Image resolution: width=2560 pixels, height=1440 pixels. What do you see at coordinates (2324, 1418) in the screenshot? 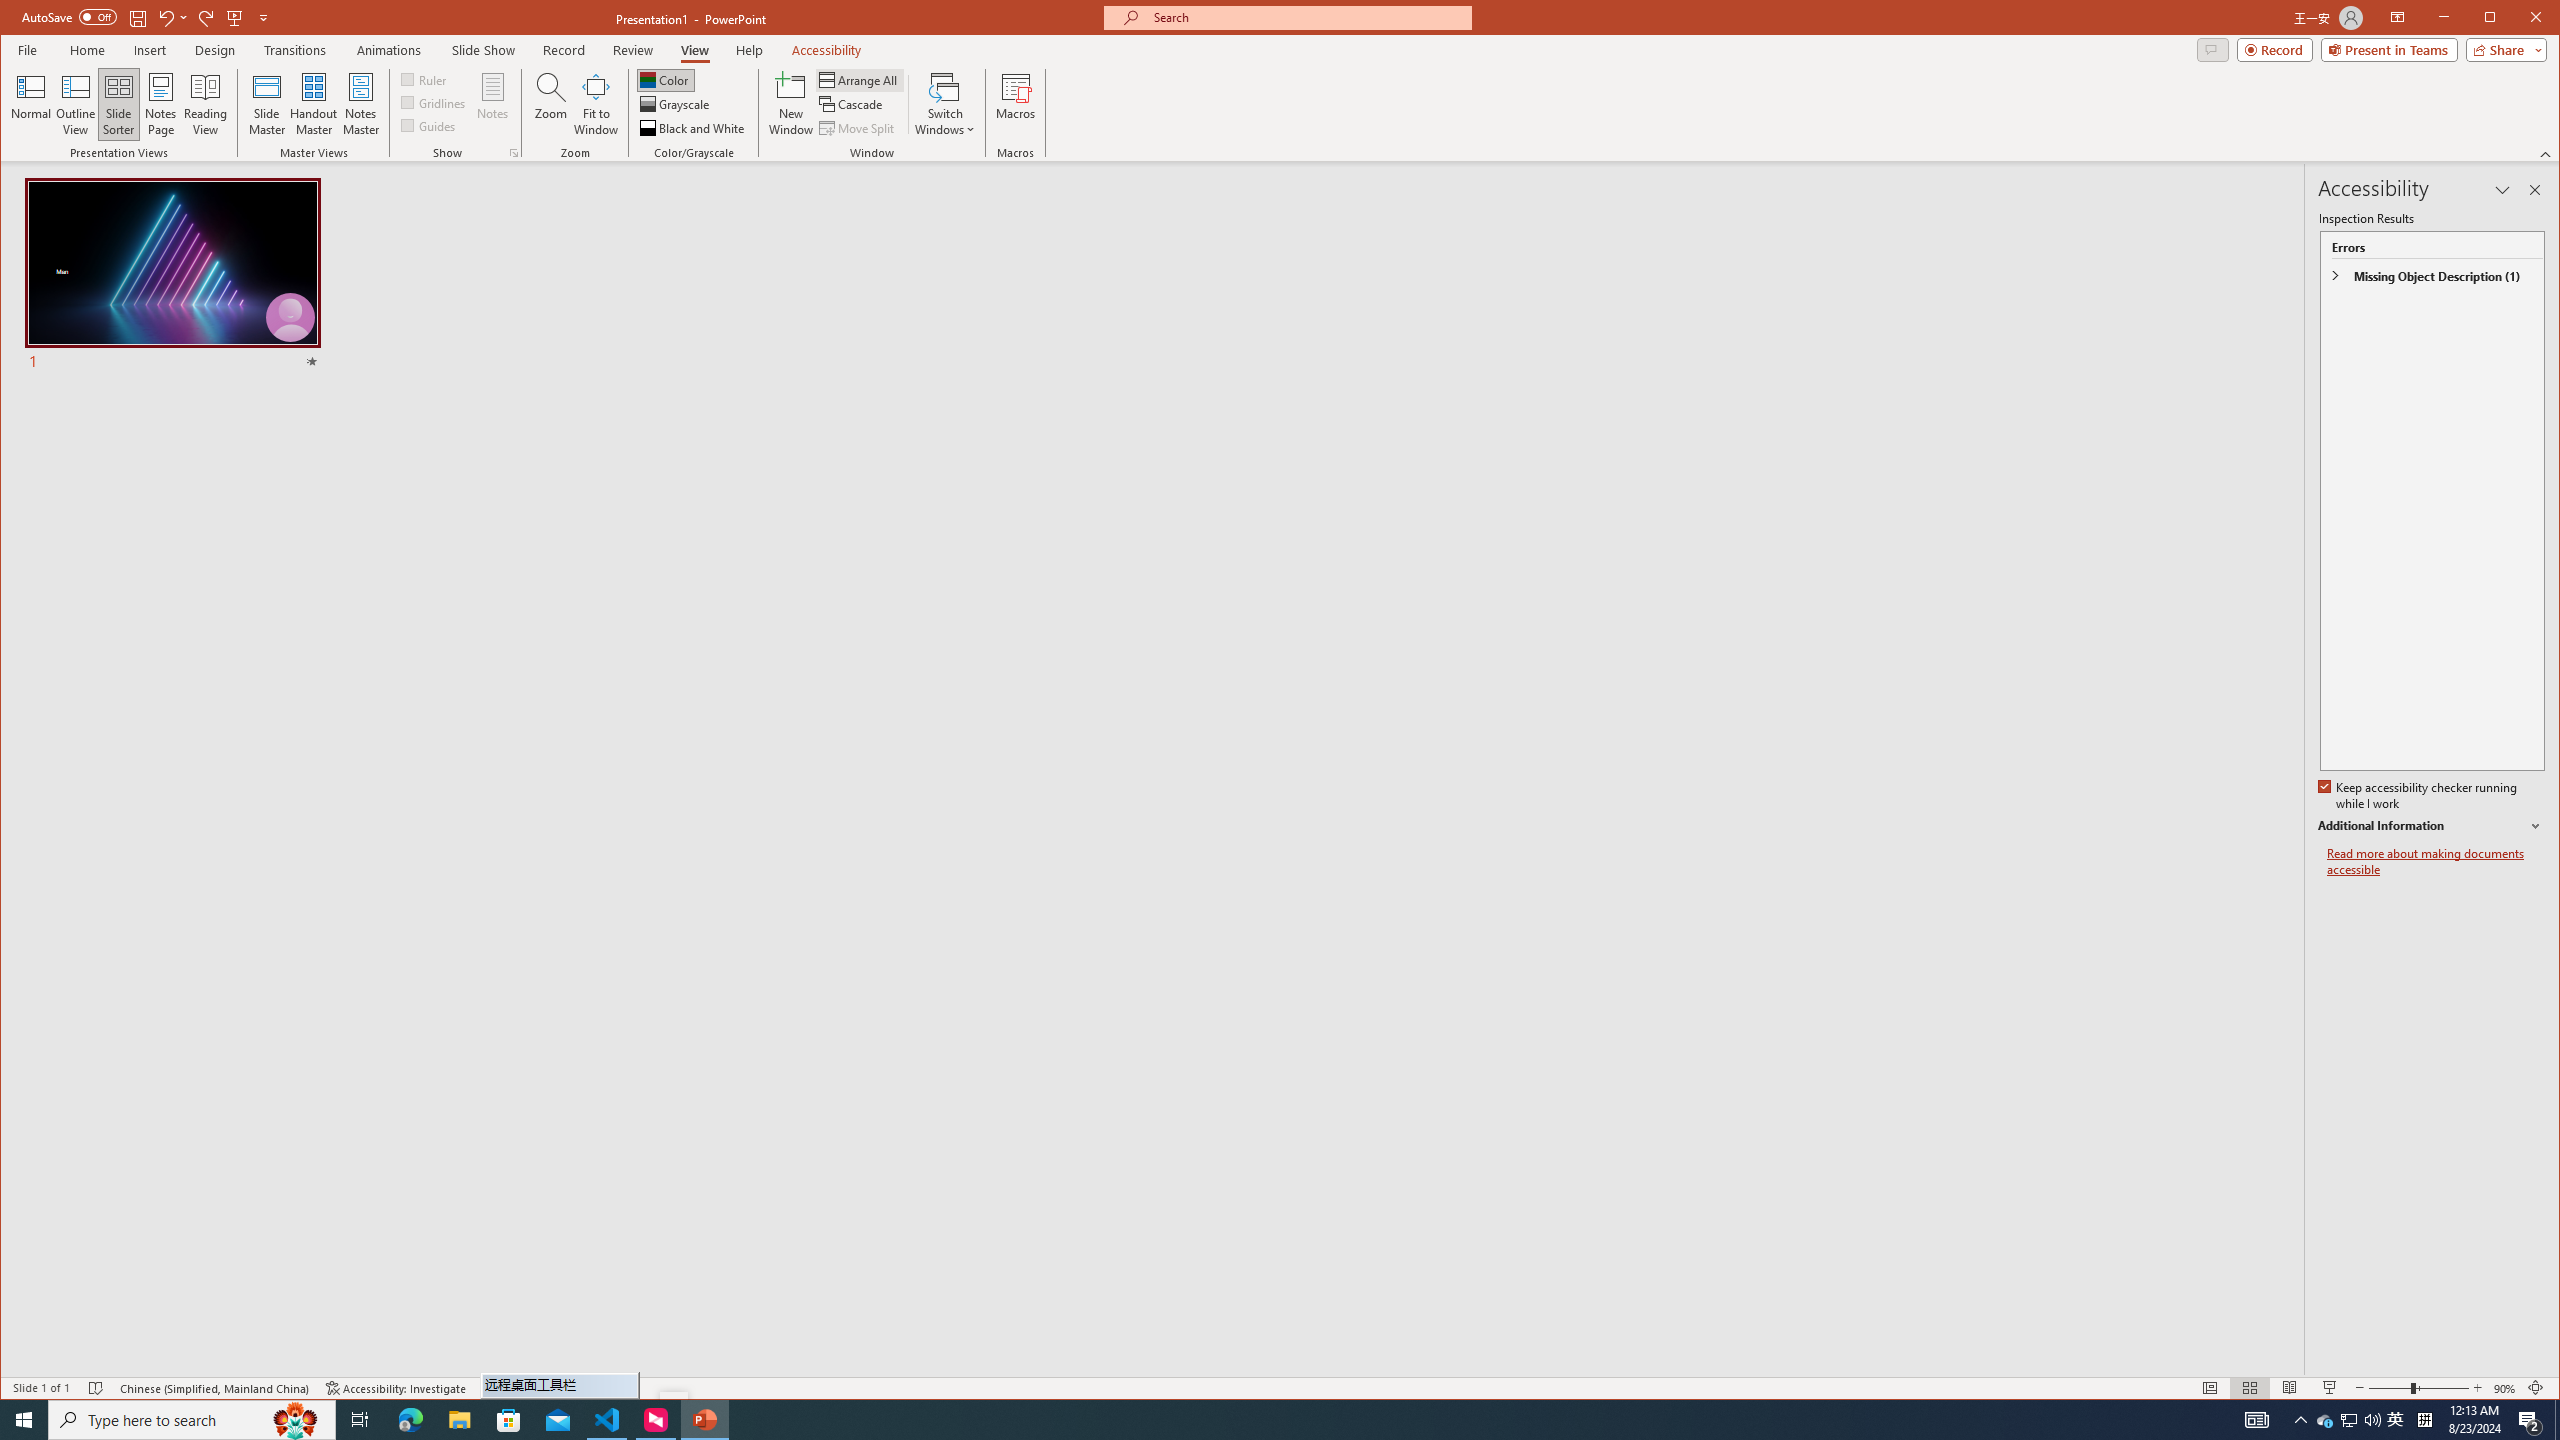
I see `'Color'` at bounding box center [2324, 1418].